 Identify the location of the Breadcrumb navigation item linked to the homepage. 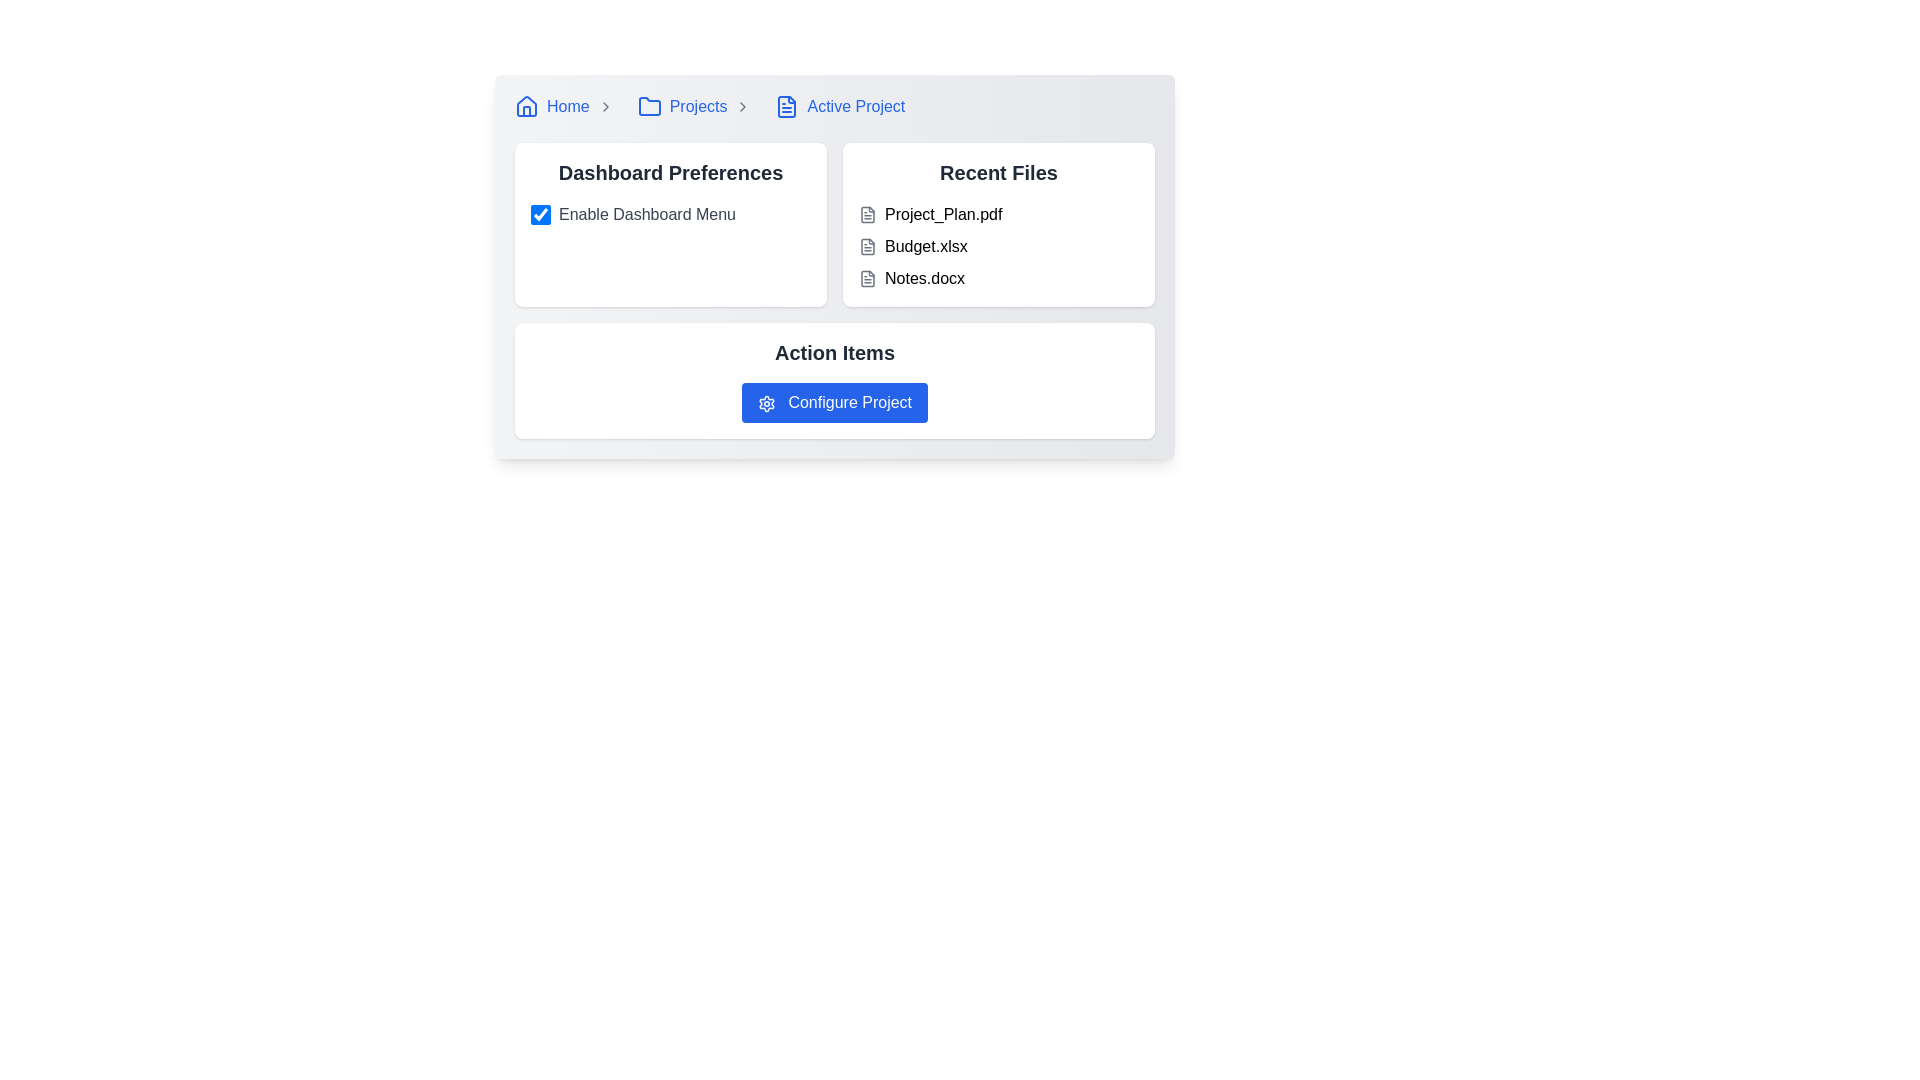
(567, 107).